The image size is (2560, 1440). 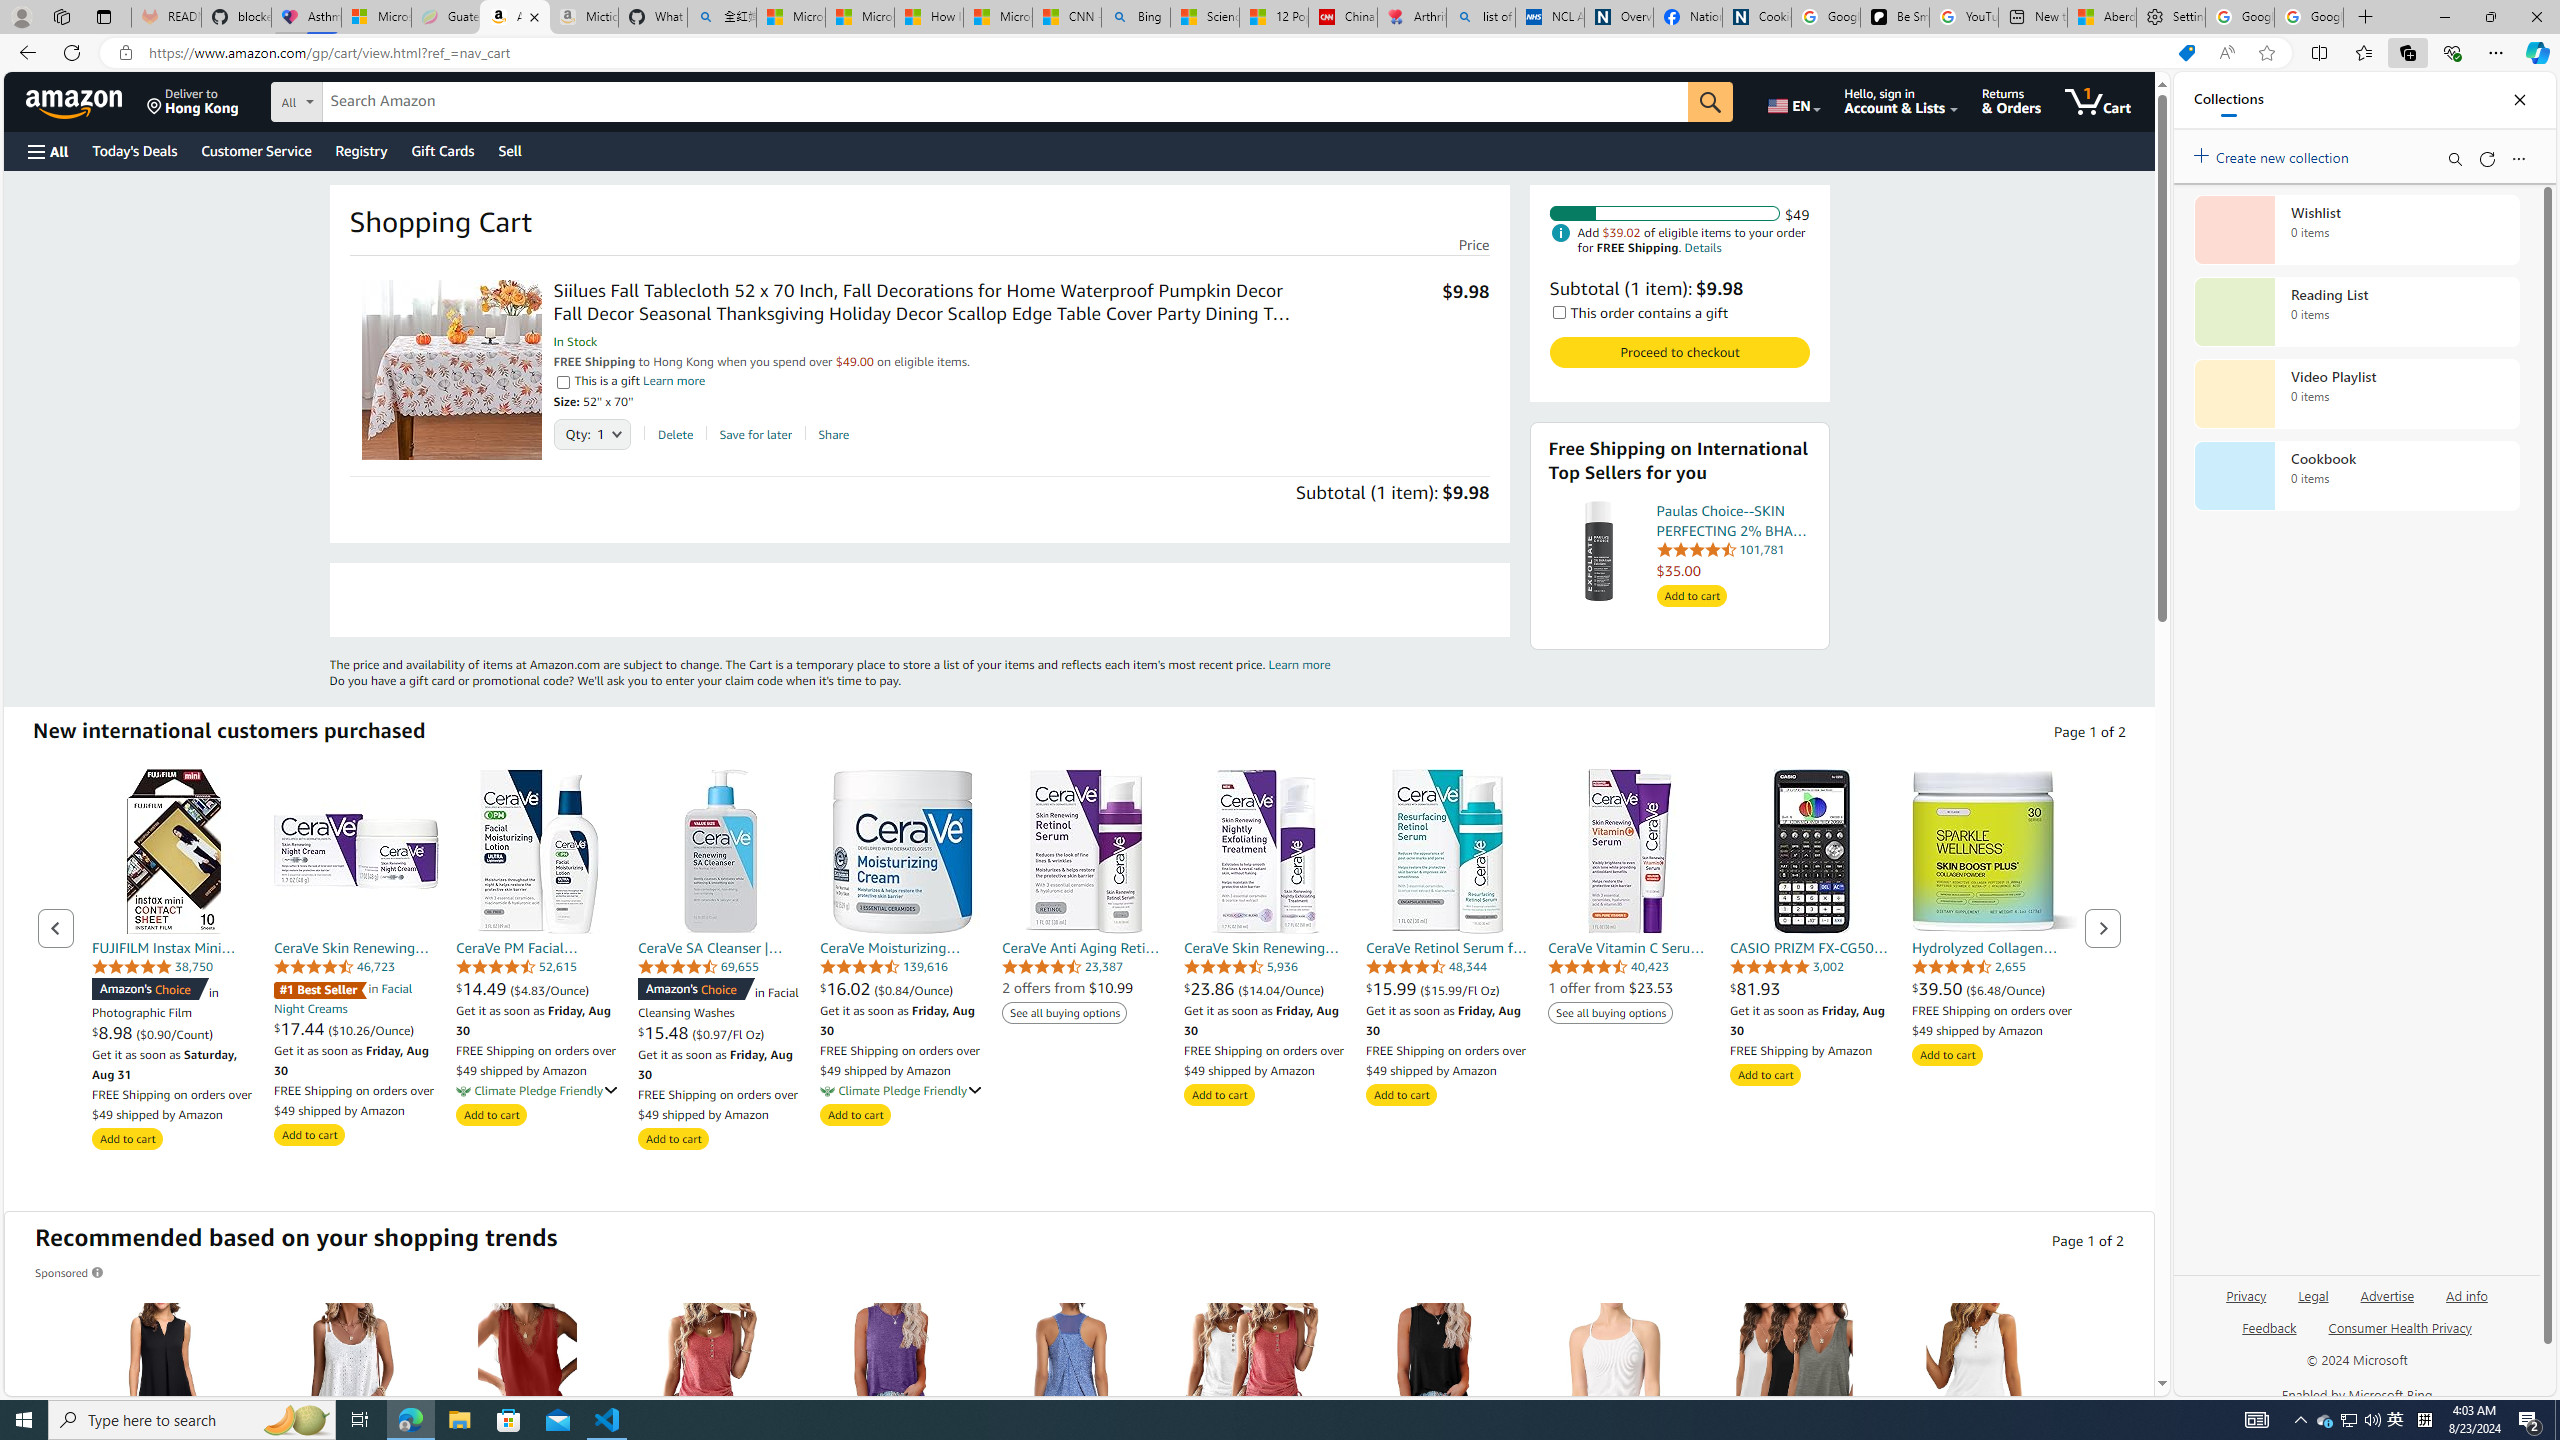 What do you see at coordinates (192, 100) in the screenshot?
I see `'Deliver to Hong Kong'` at bounding box center [192, 100].